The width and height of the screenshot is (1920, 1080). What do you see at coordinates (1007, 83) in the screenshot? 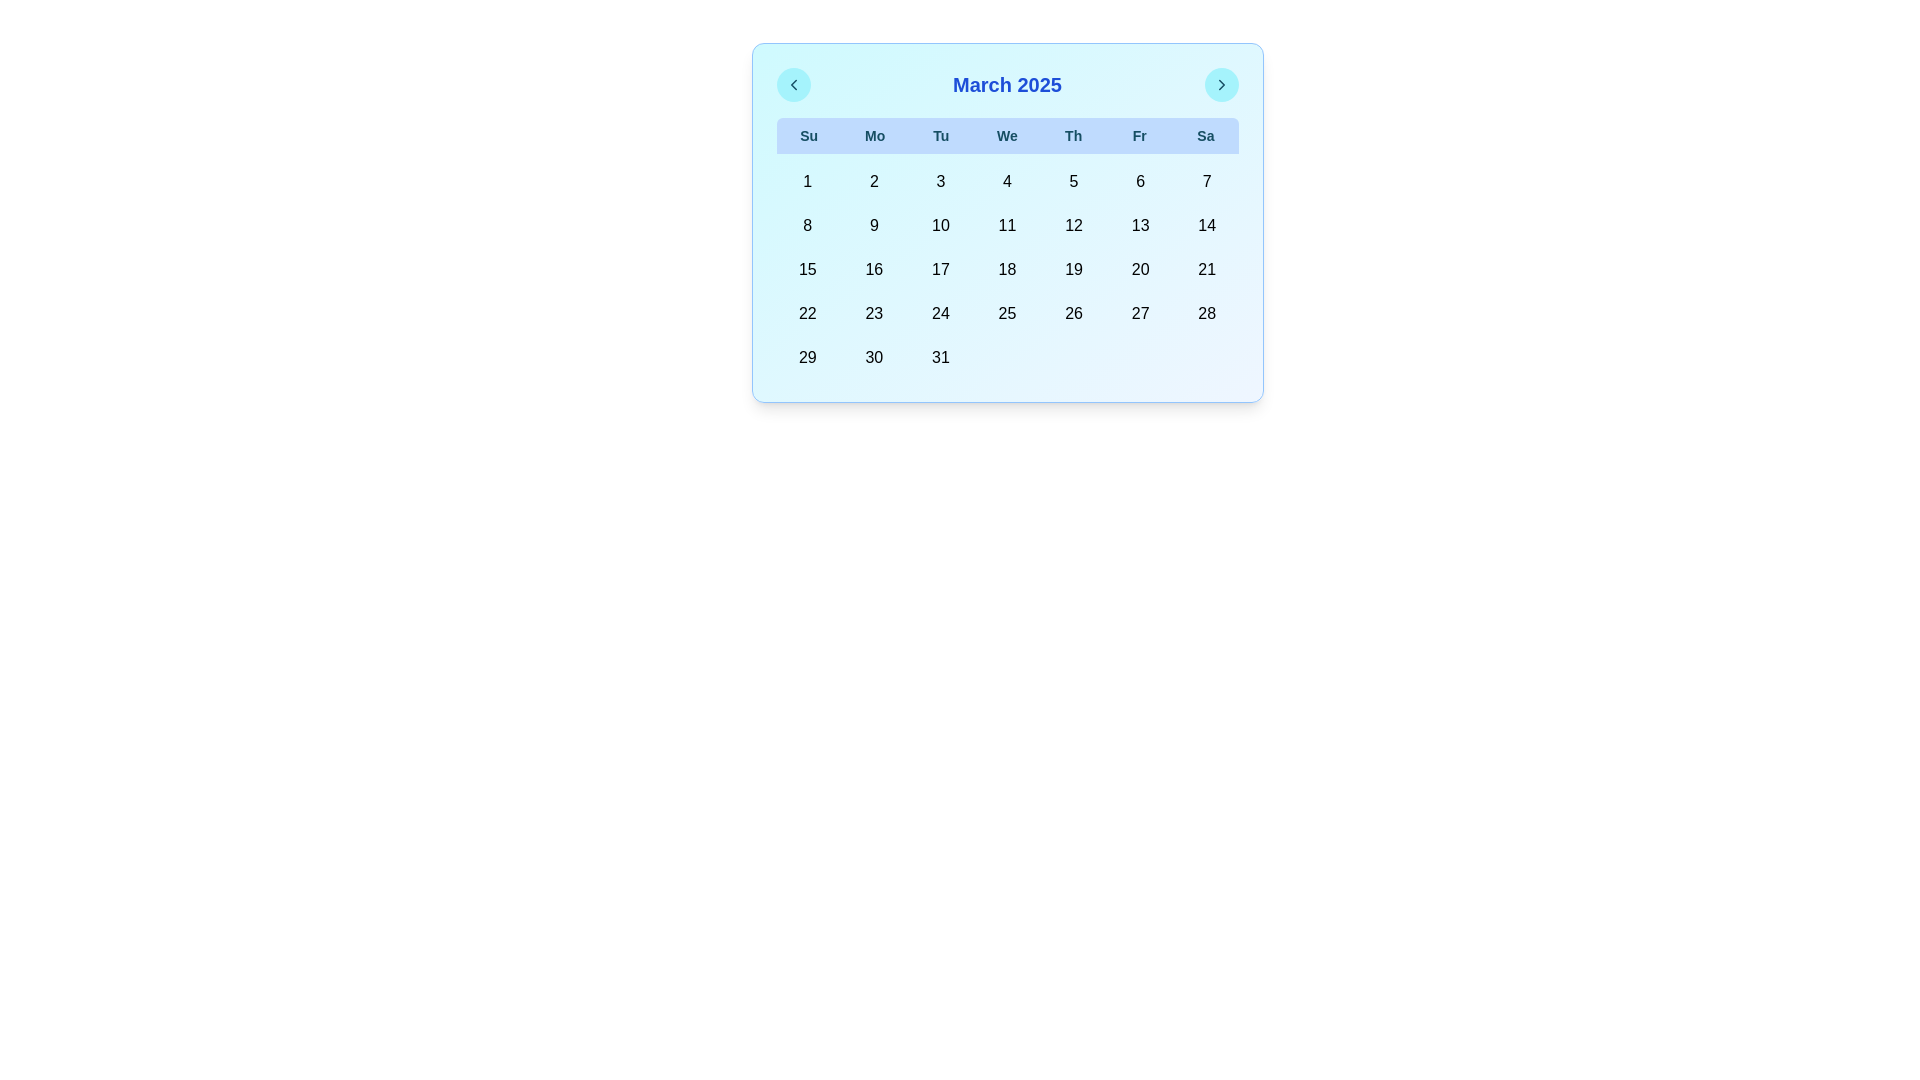
I see `text label 'March 2025' located at the top-center of the calendar header, which is displayed in bold blue font` at bounding box center [1007, 83].